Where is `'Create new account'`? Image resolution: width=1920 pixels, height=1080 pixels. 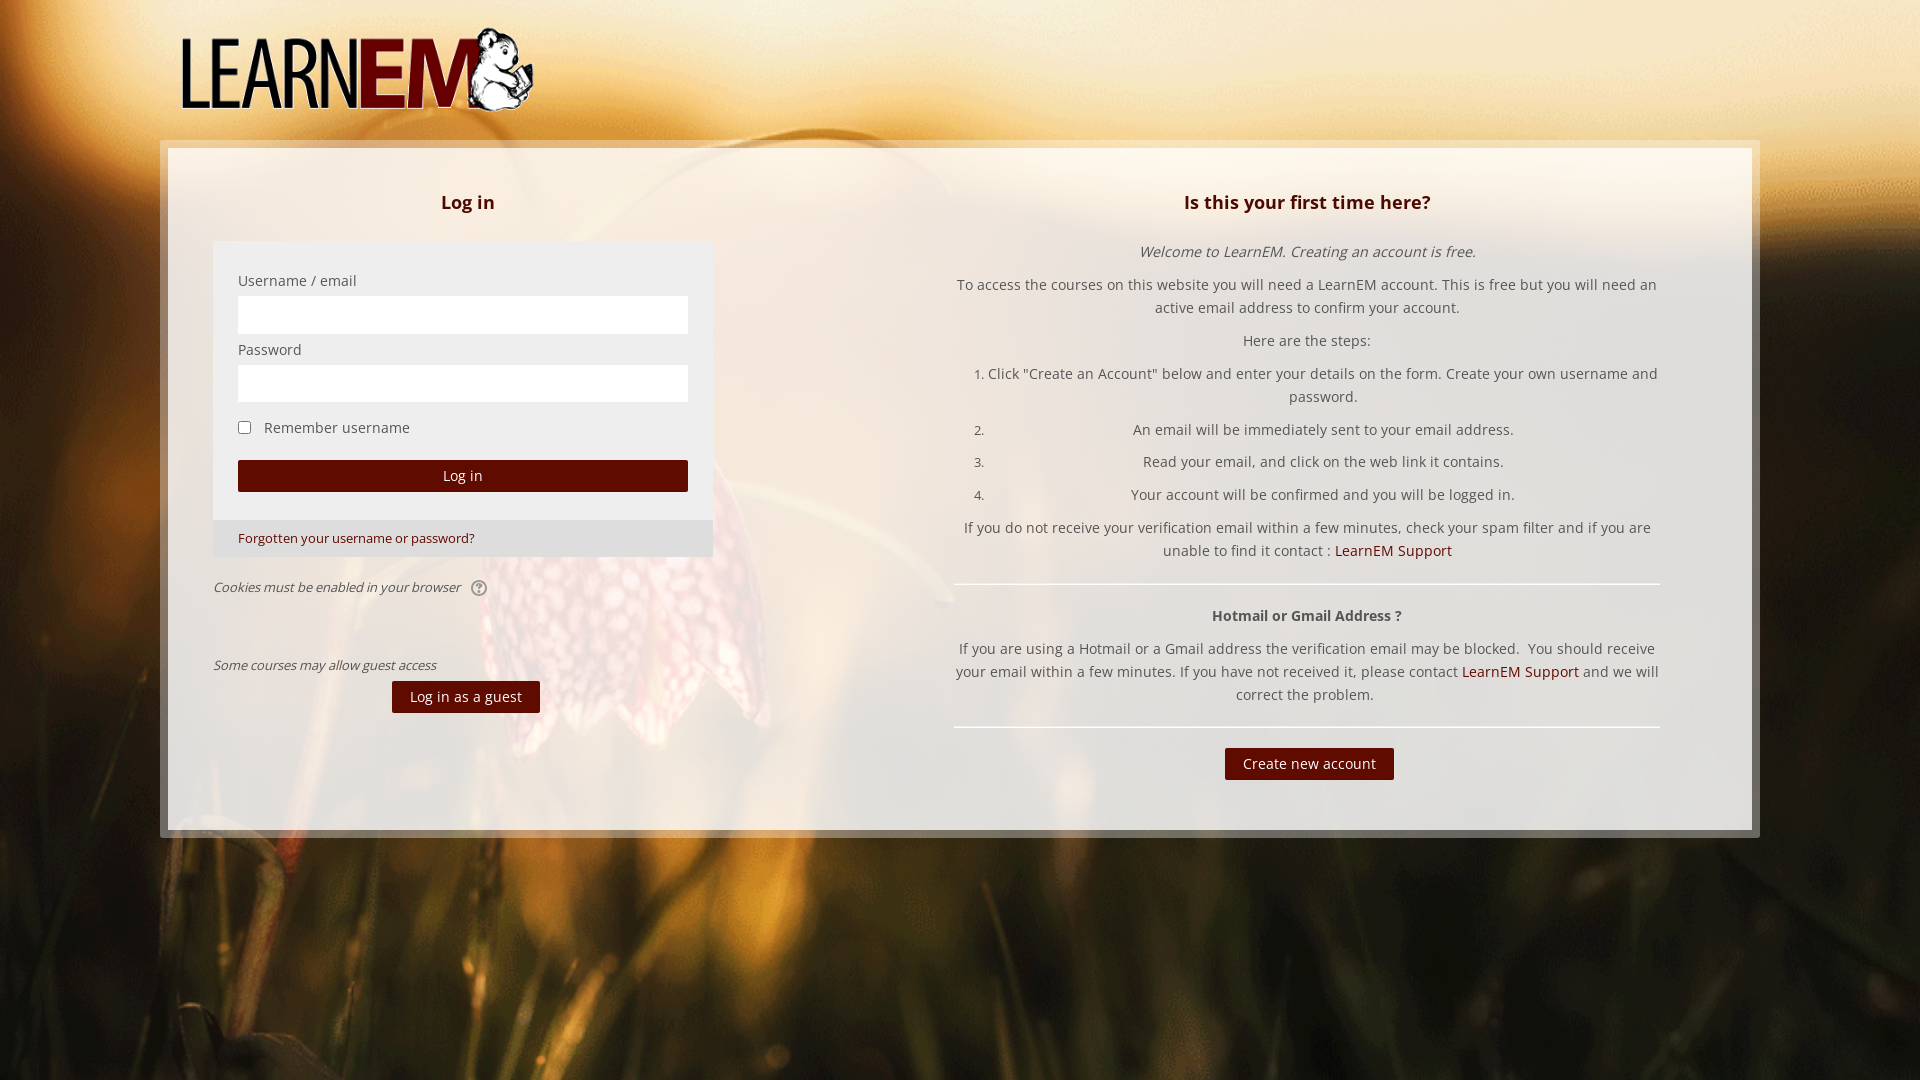 'Create new account' is located at coordinates (1309, 763).